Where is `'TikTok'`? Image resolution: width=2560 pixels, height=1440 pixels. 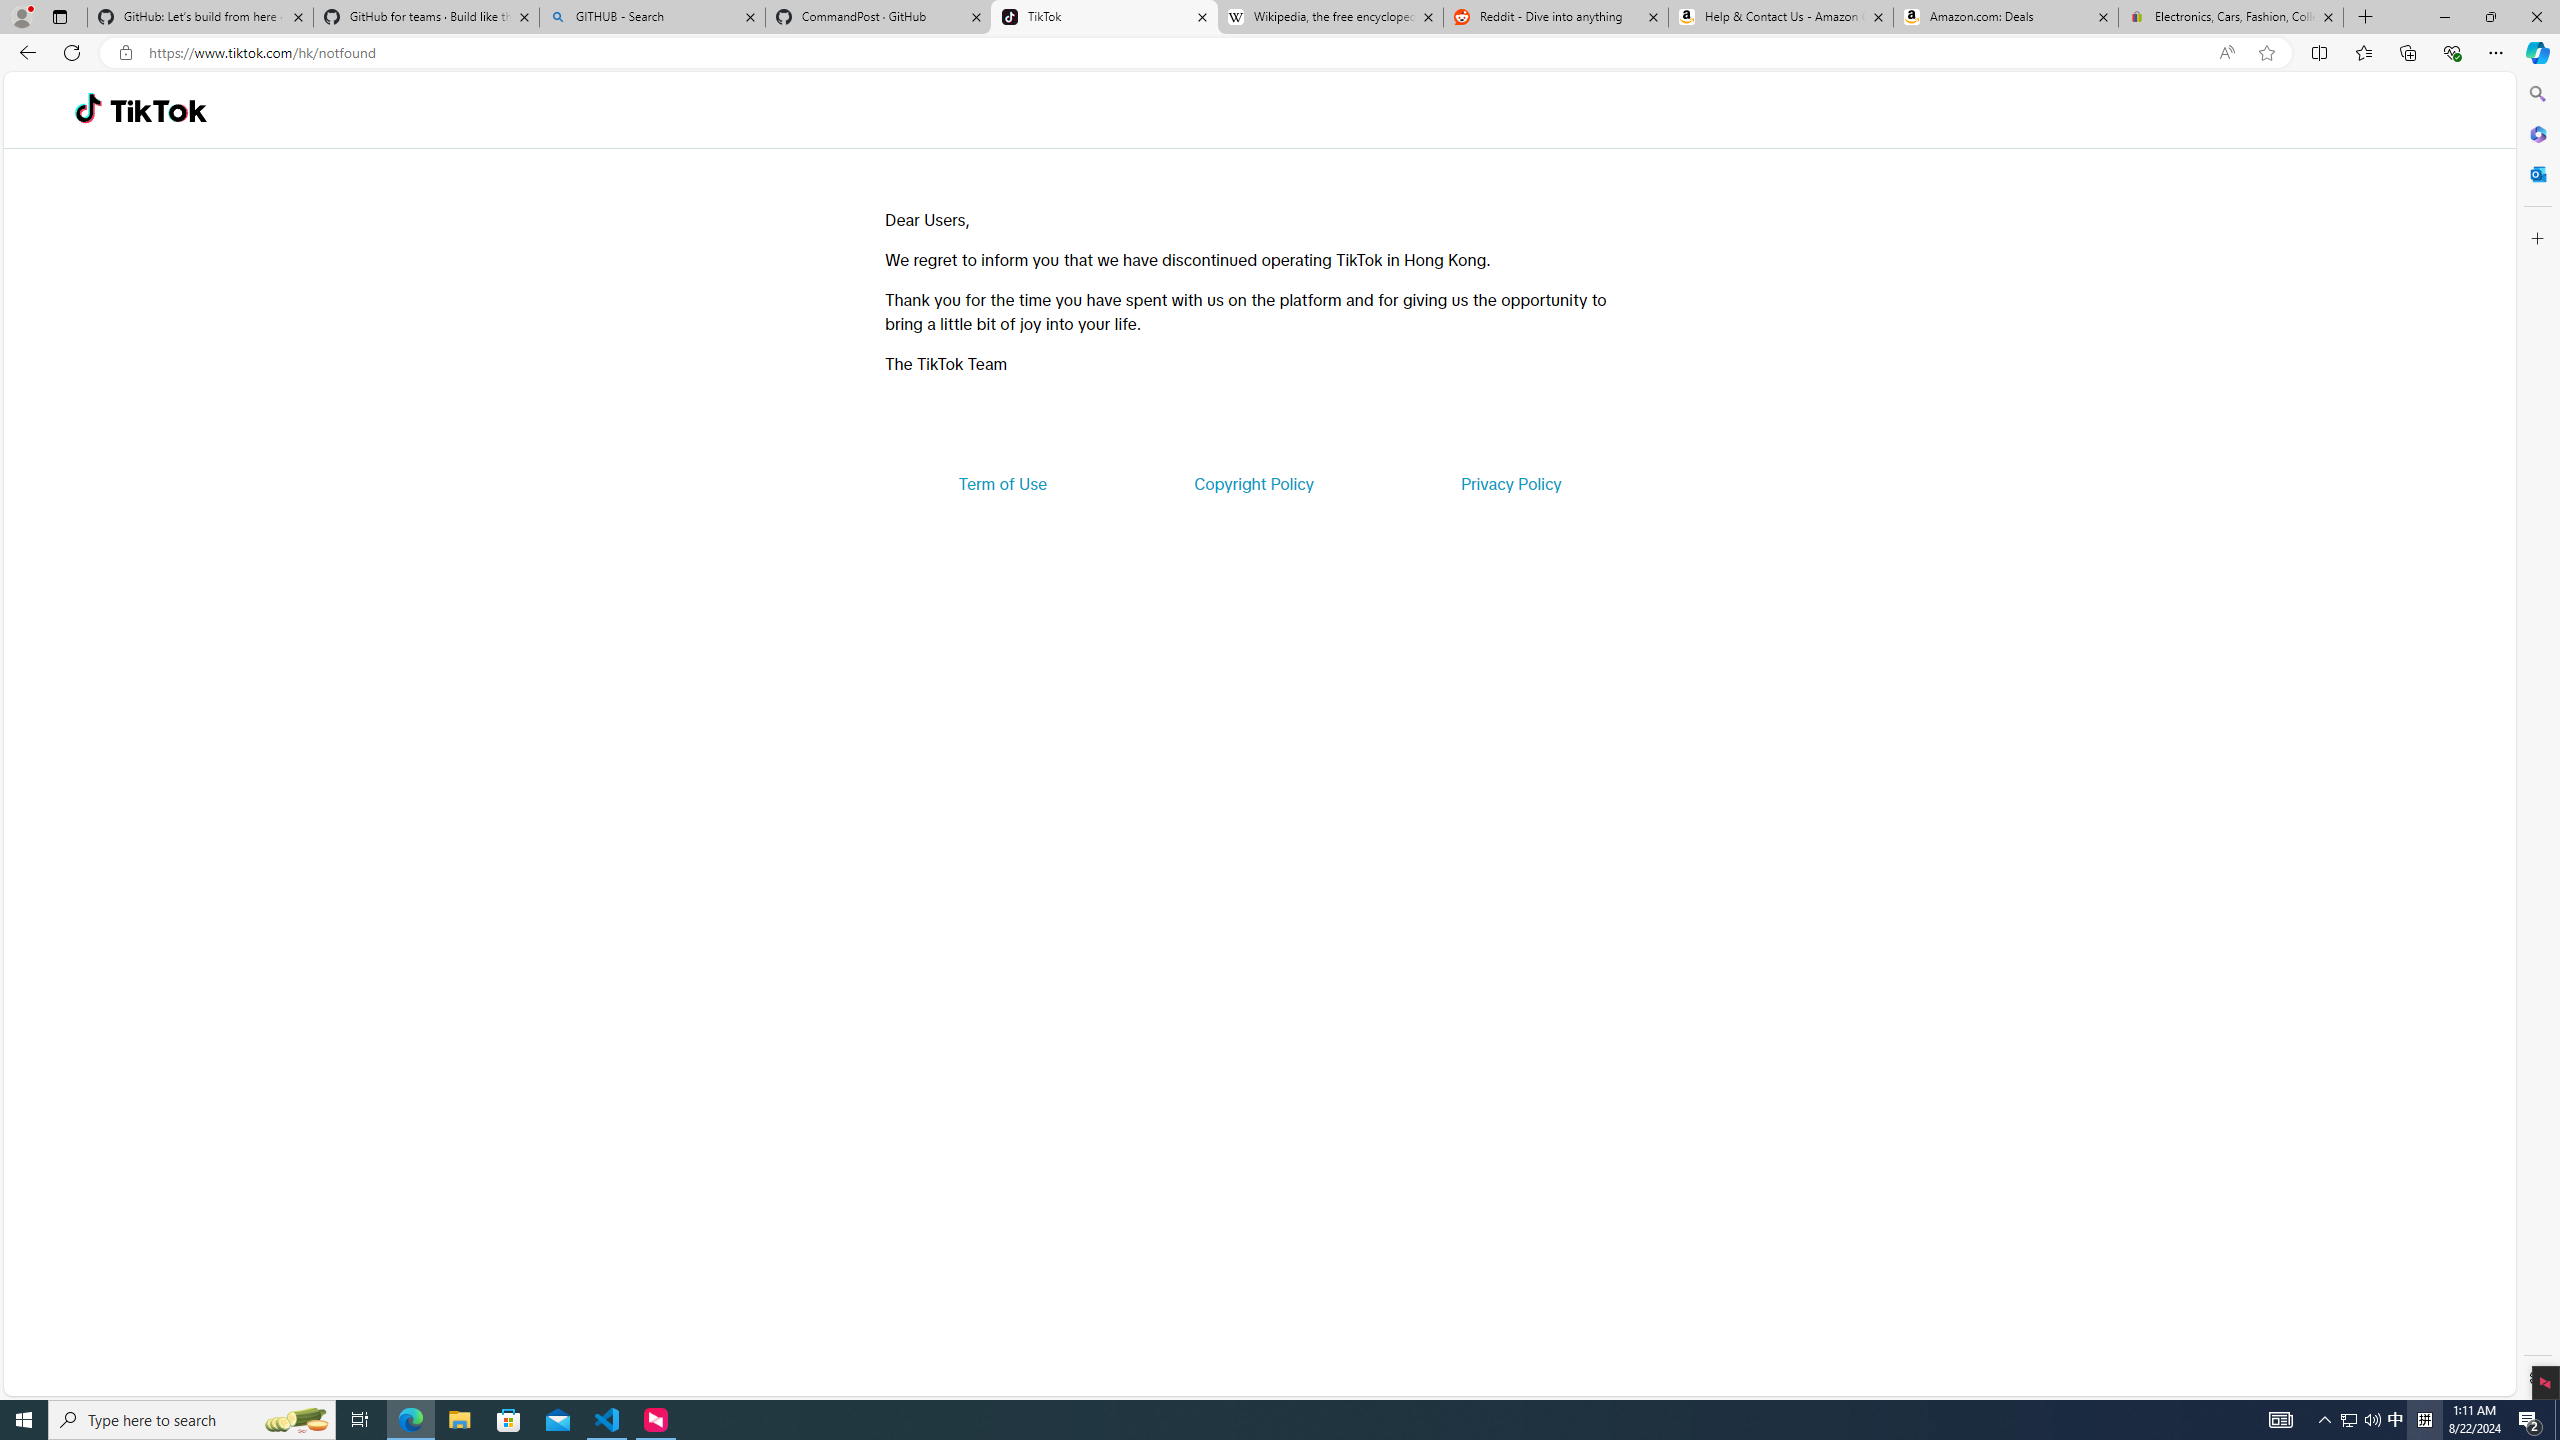
'TikTok' is located at coordinates (158, 110).